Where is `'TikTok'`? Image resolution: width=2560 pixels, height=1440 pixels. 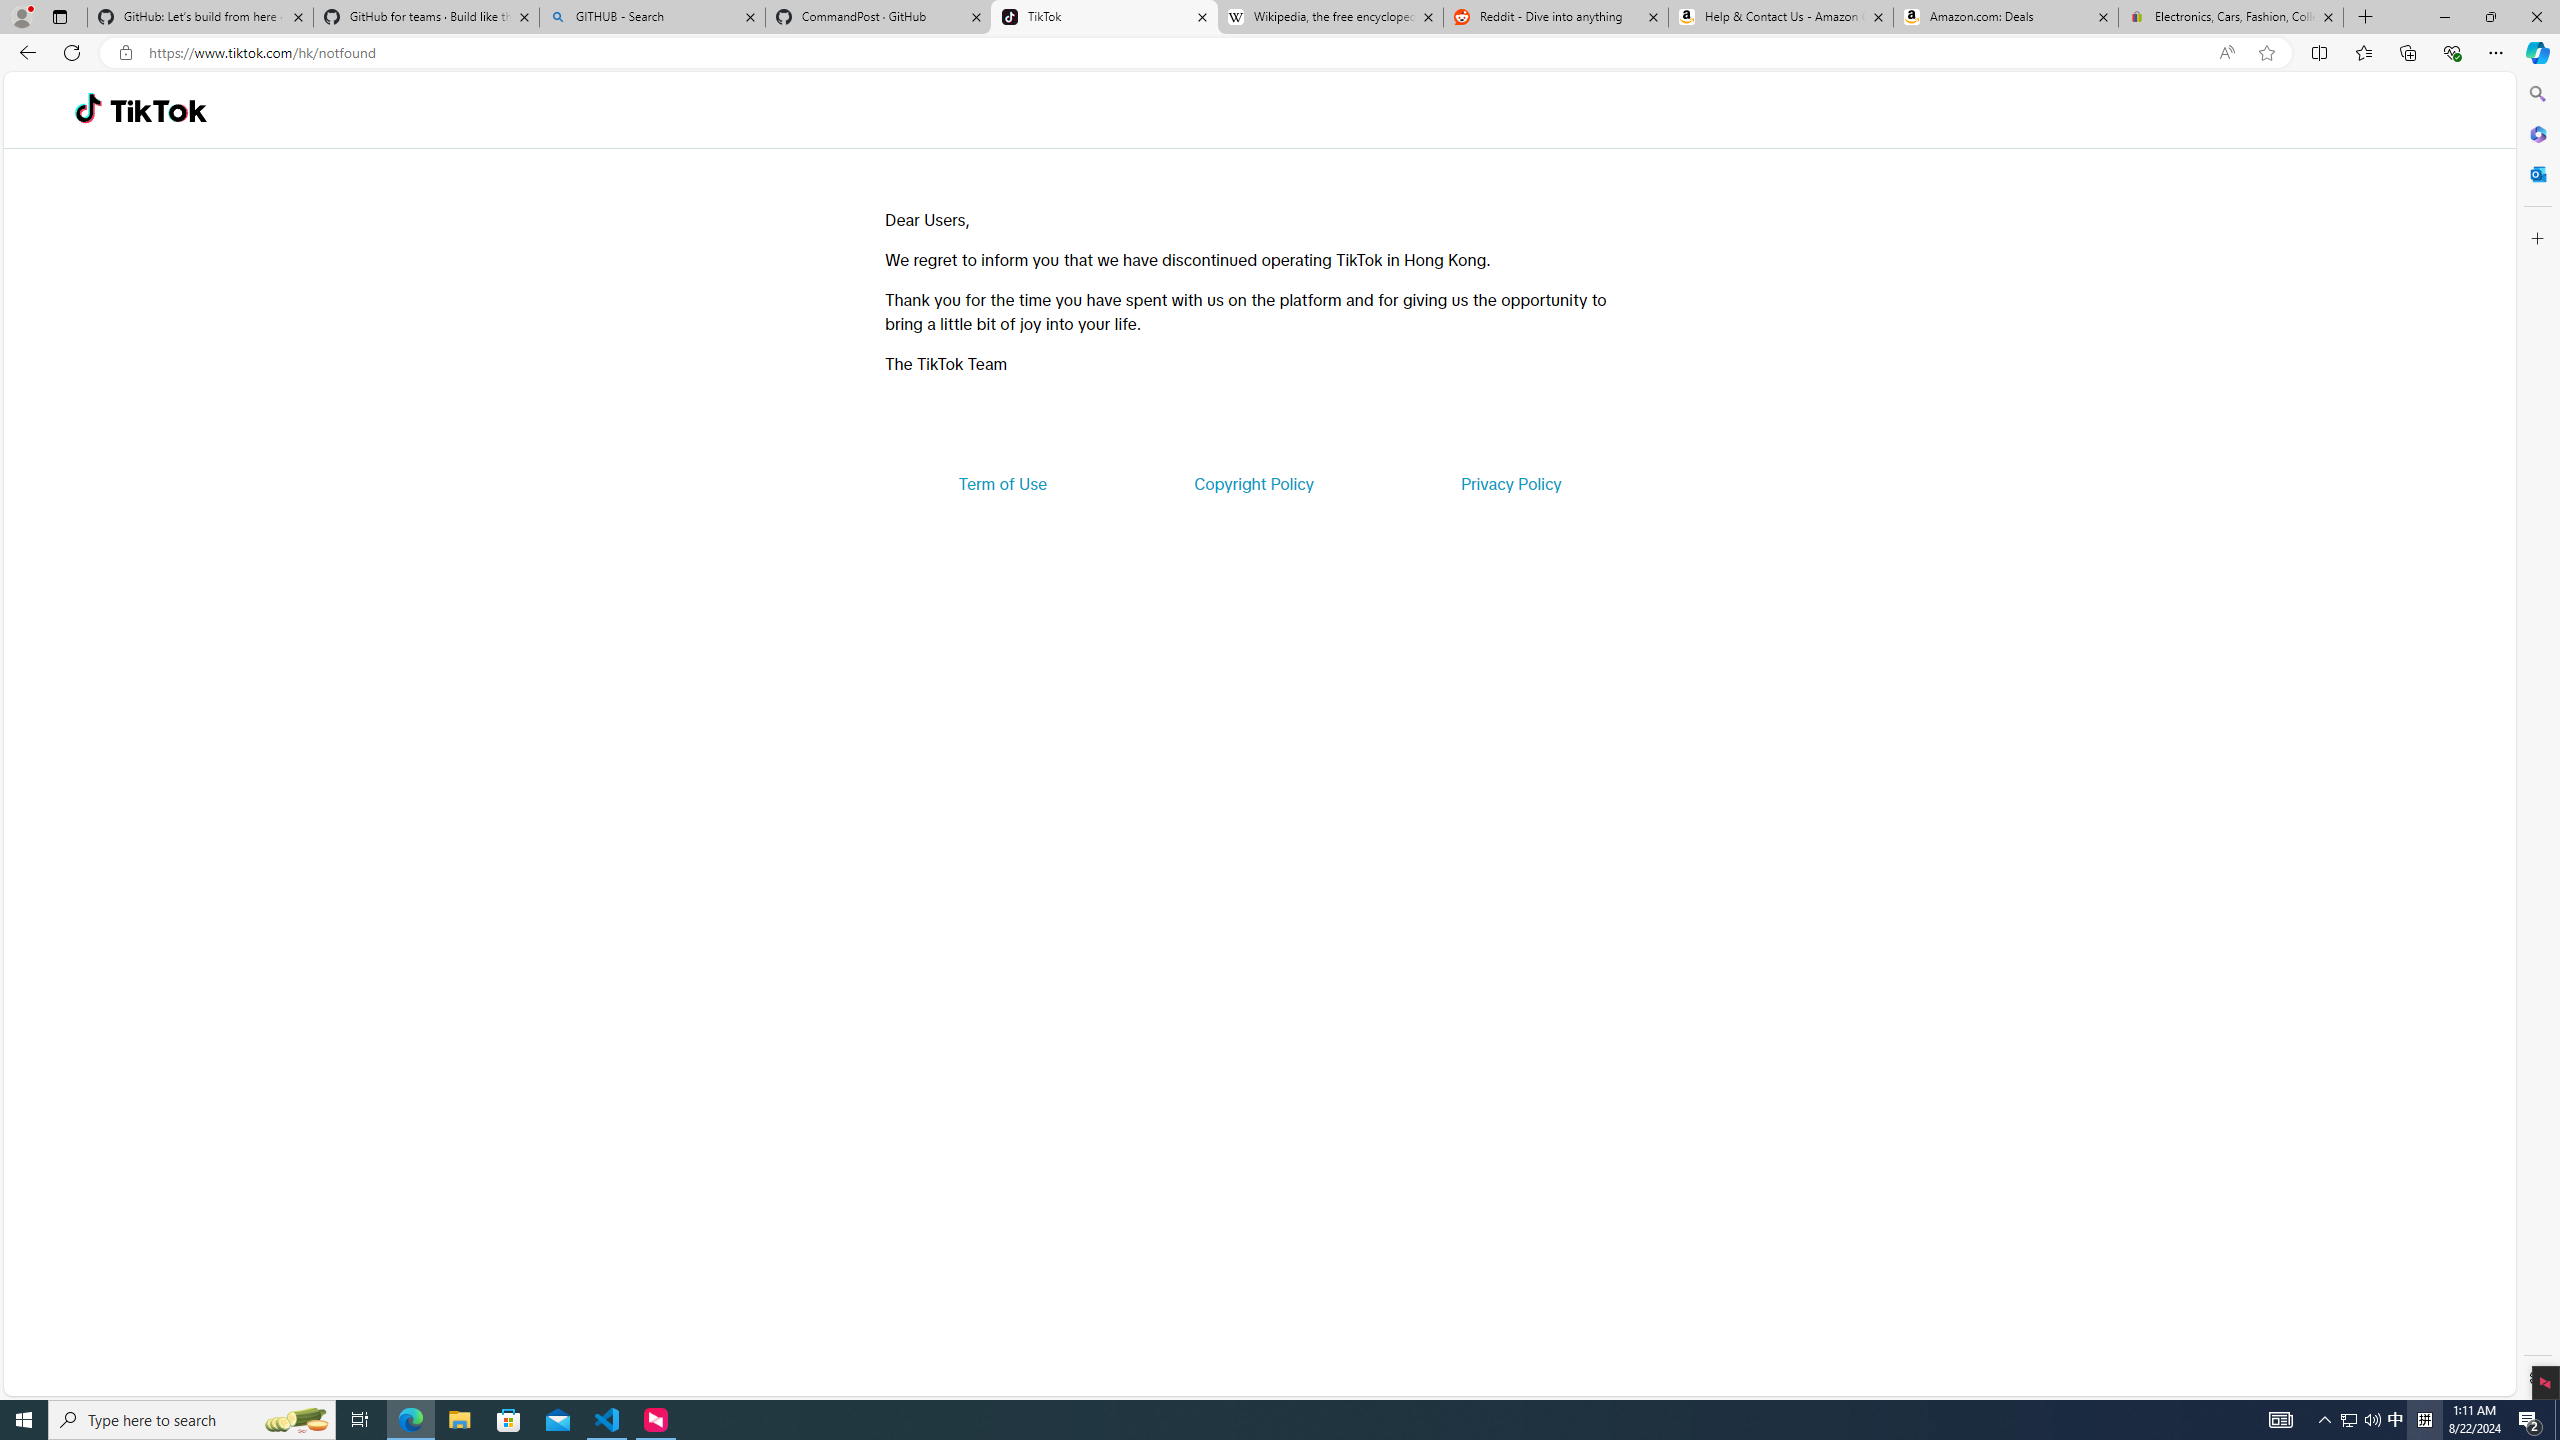
'TikTok' is located at coordinates (158, 110).